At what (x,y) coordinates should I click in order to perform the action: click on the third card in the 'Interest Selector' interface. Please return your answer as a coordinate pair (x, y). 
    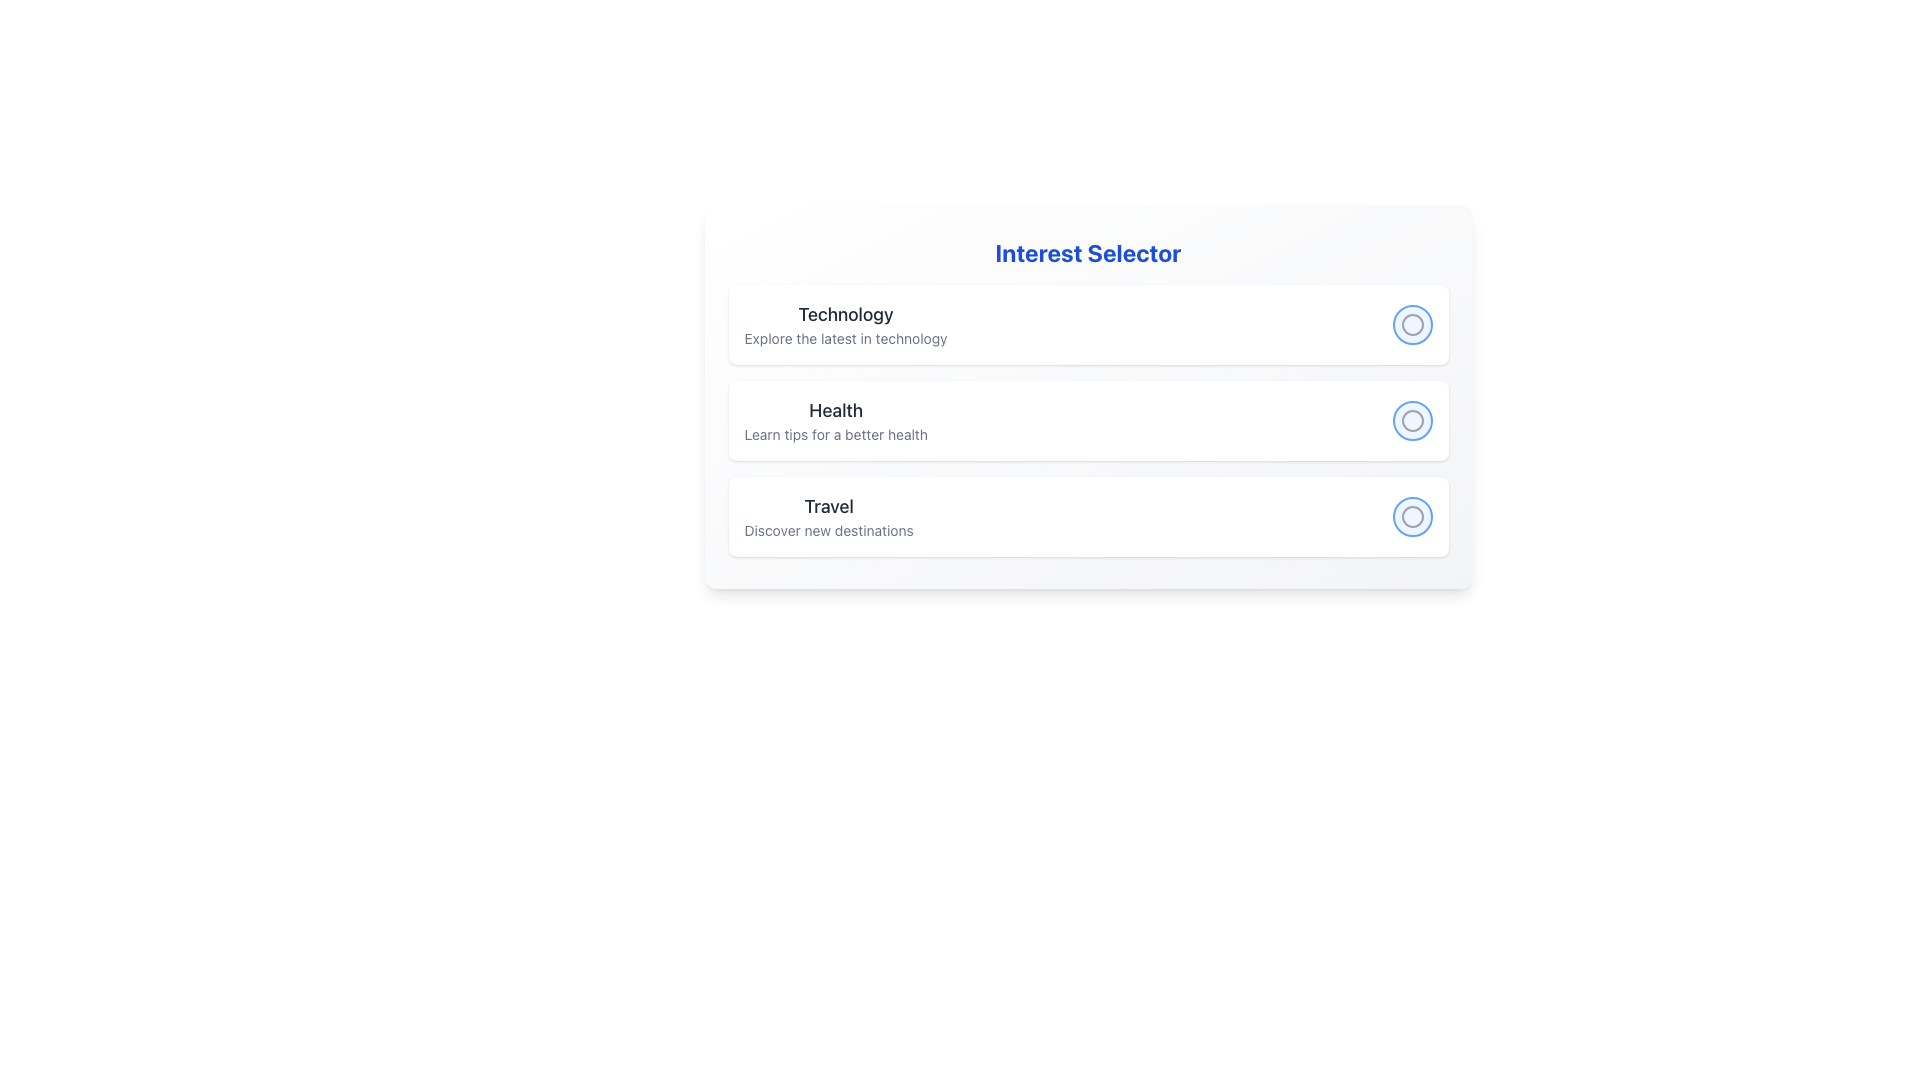
    Looking at the image, I should click on (1087, 515).